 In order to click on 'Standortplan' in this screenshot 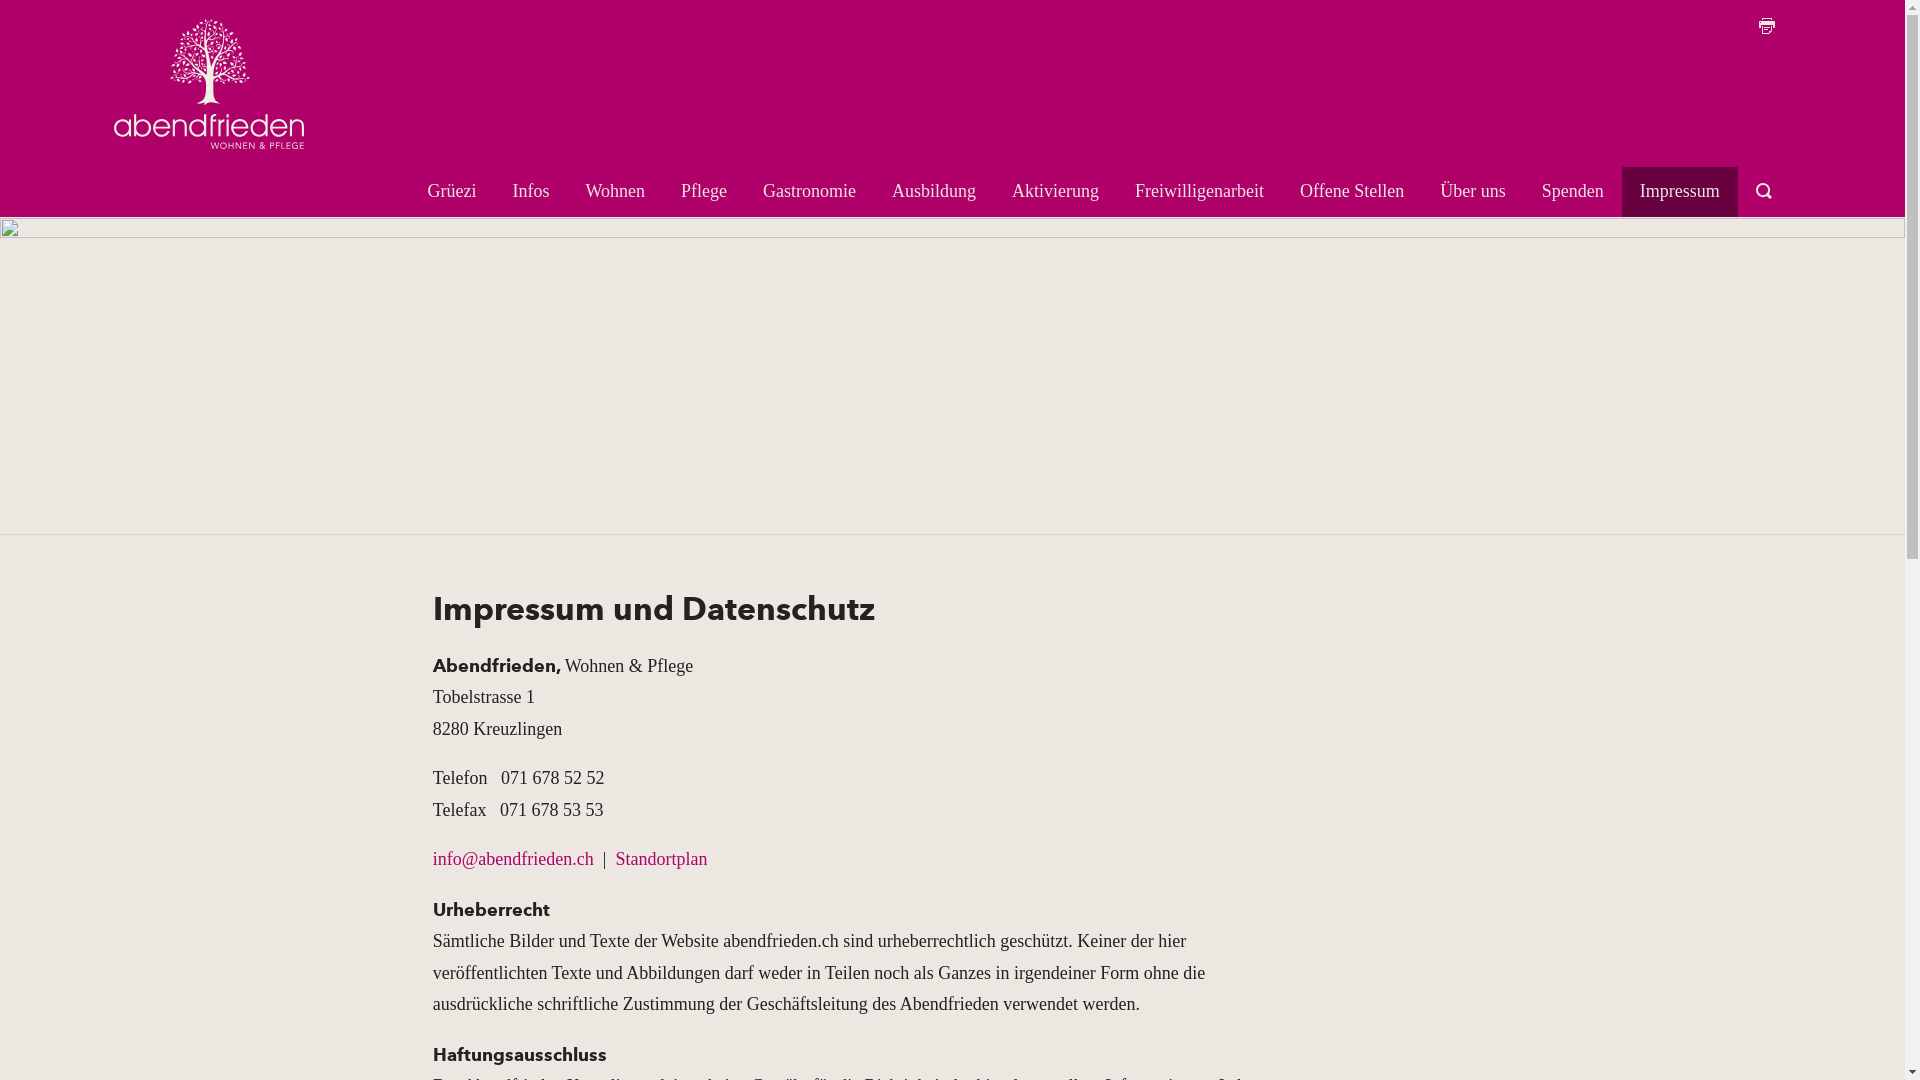, I will do `click(661, 858)`.